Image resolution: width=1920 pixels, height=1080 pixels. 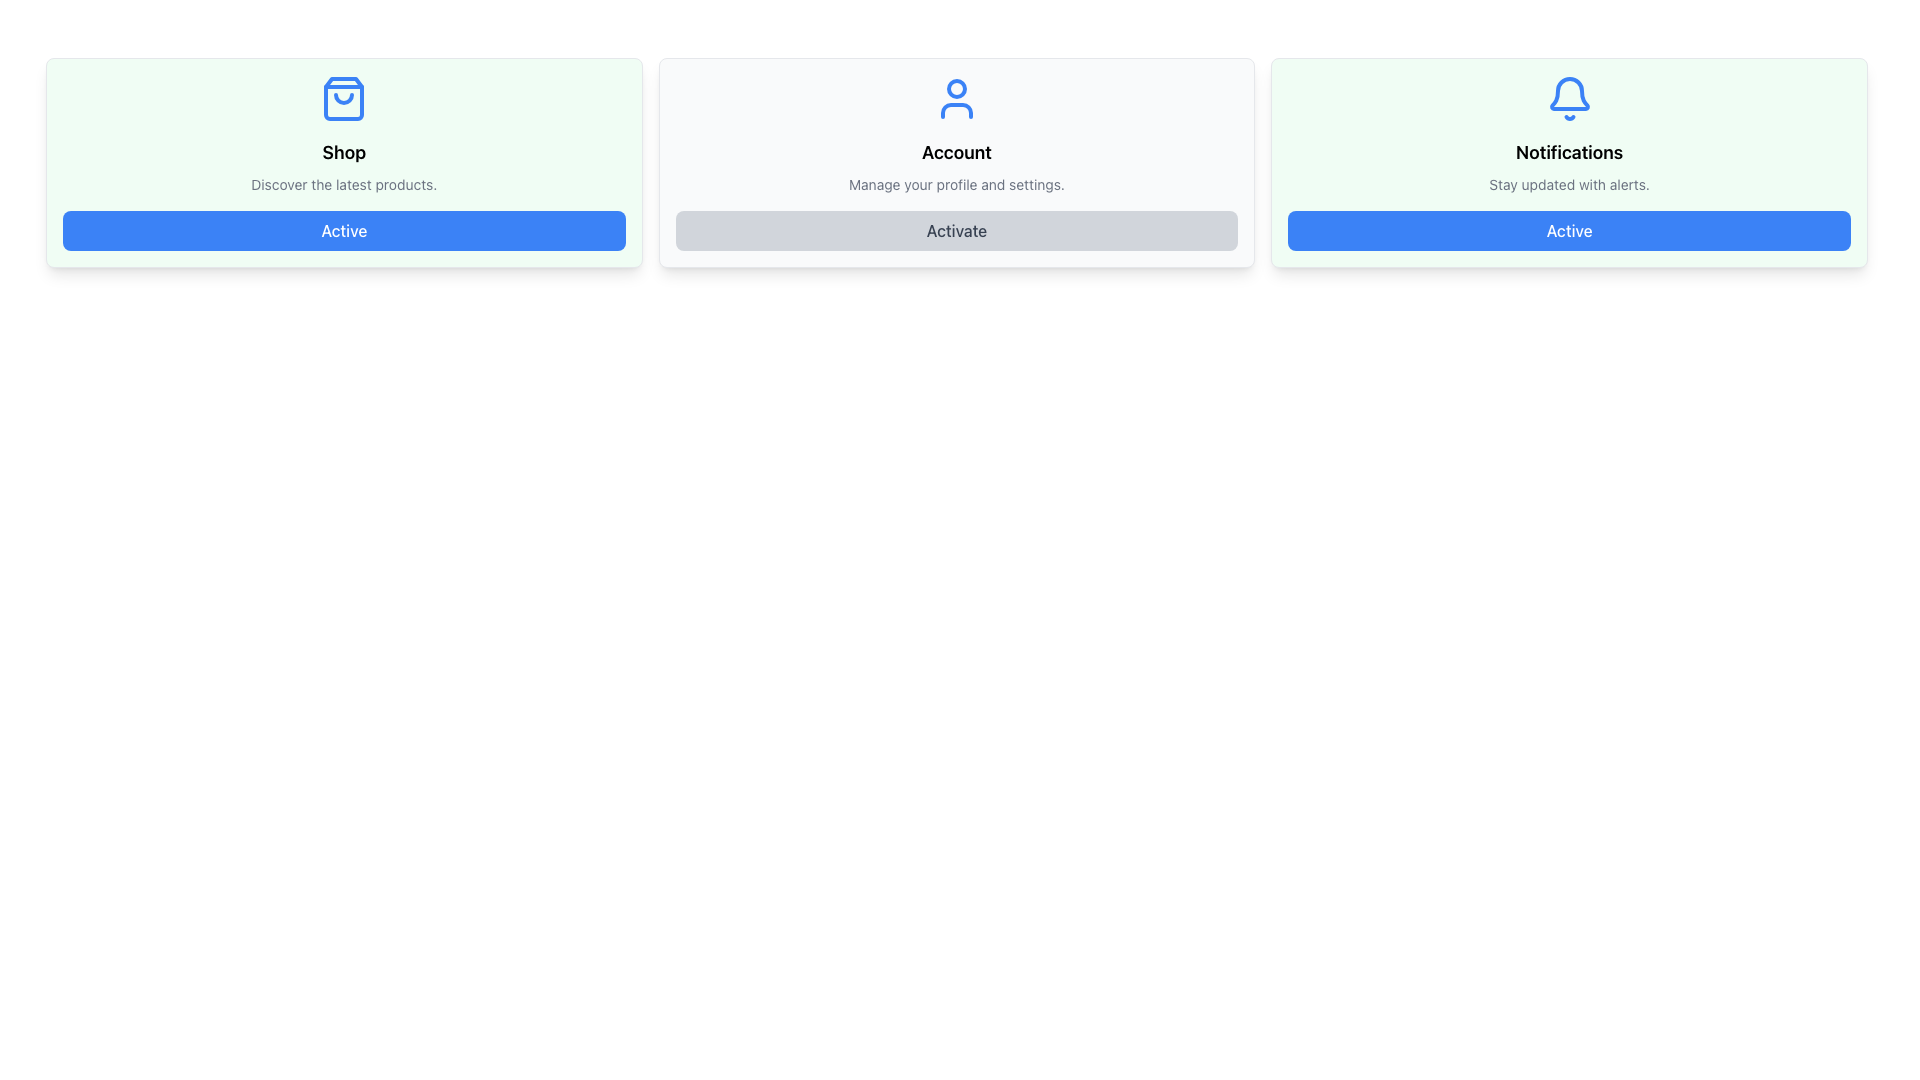 What do you see at coordinates (1568, 161) in the screenshot?
I see `text 'Stay updated with alerts.' located in the light green card element with a blue bell icon and a blue button labeled 'Active' at the bottom` at bounding box center [1568, 161].